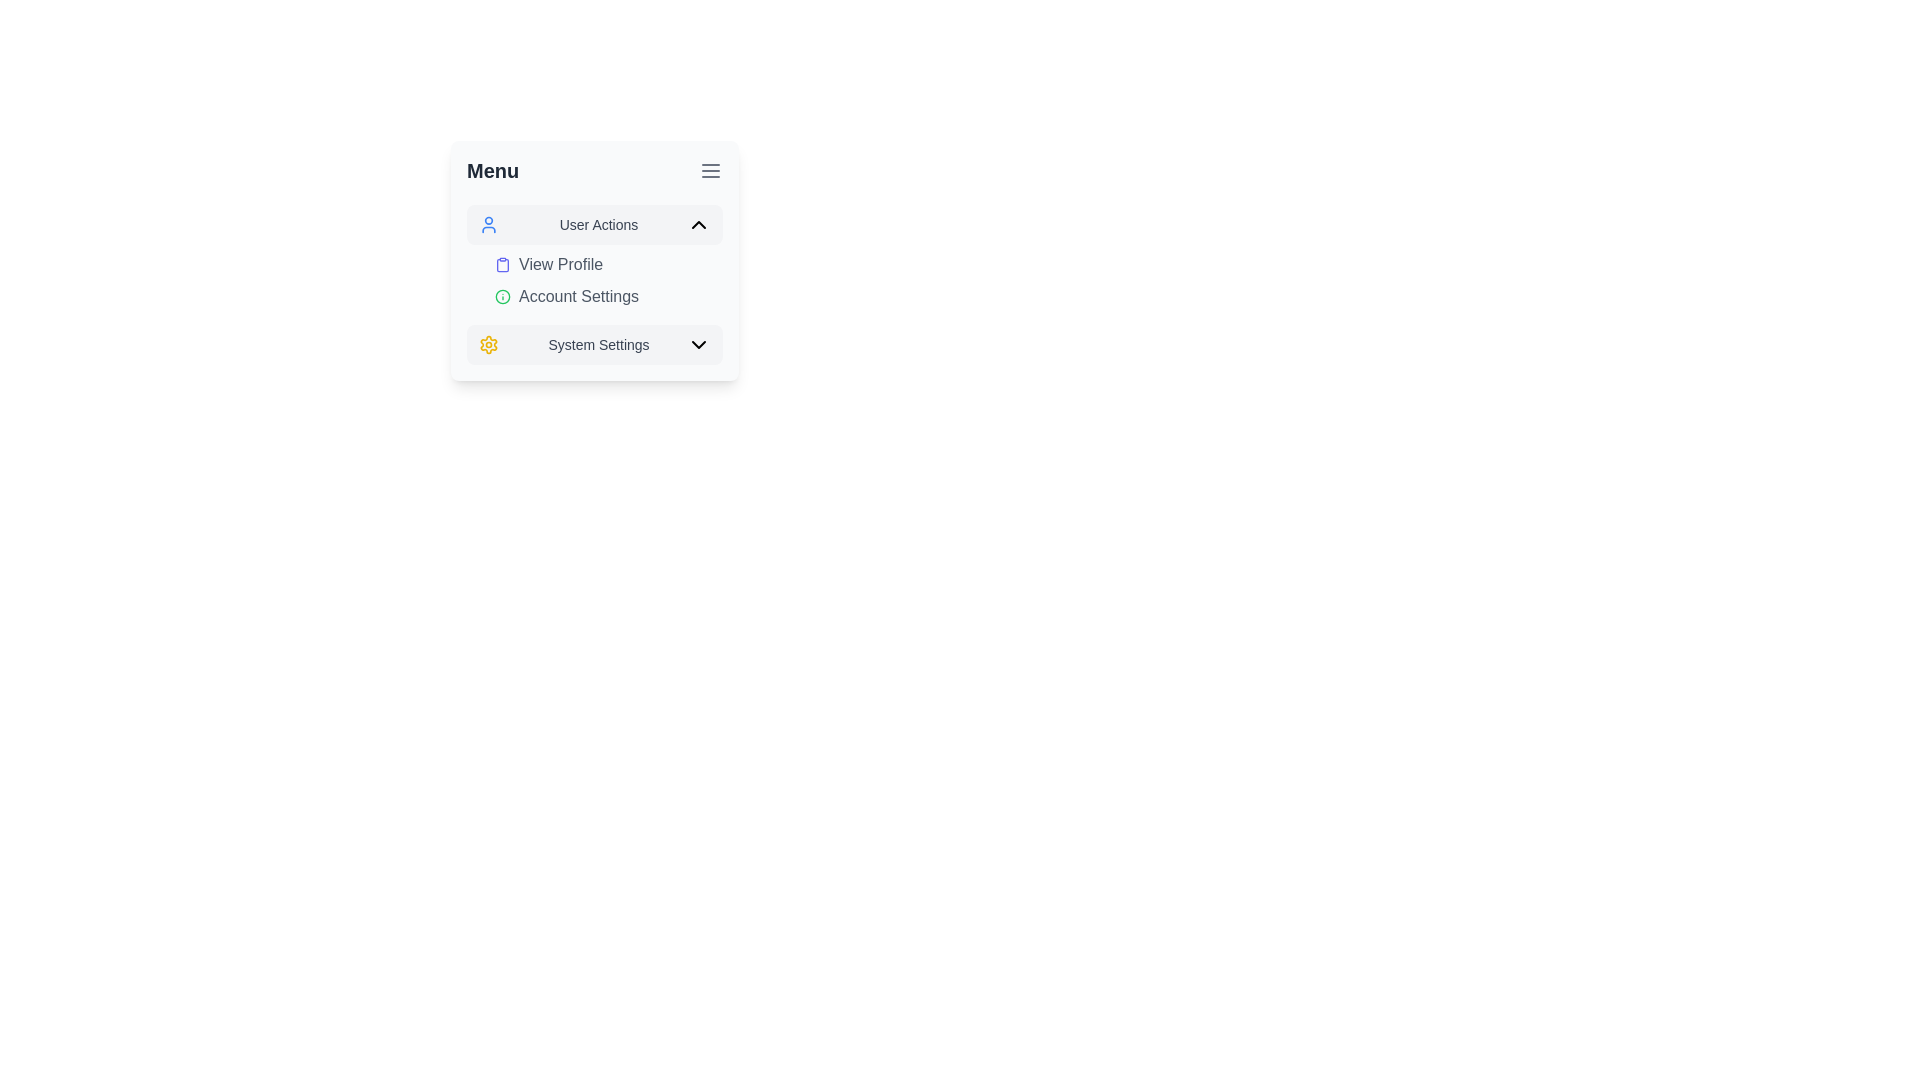  I want to click on the central SVG circle element of the 'info' icon in the system menu, which symbolizes informational content or settings, so click(503, 297).